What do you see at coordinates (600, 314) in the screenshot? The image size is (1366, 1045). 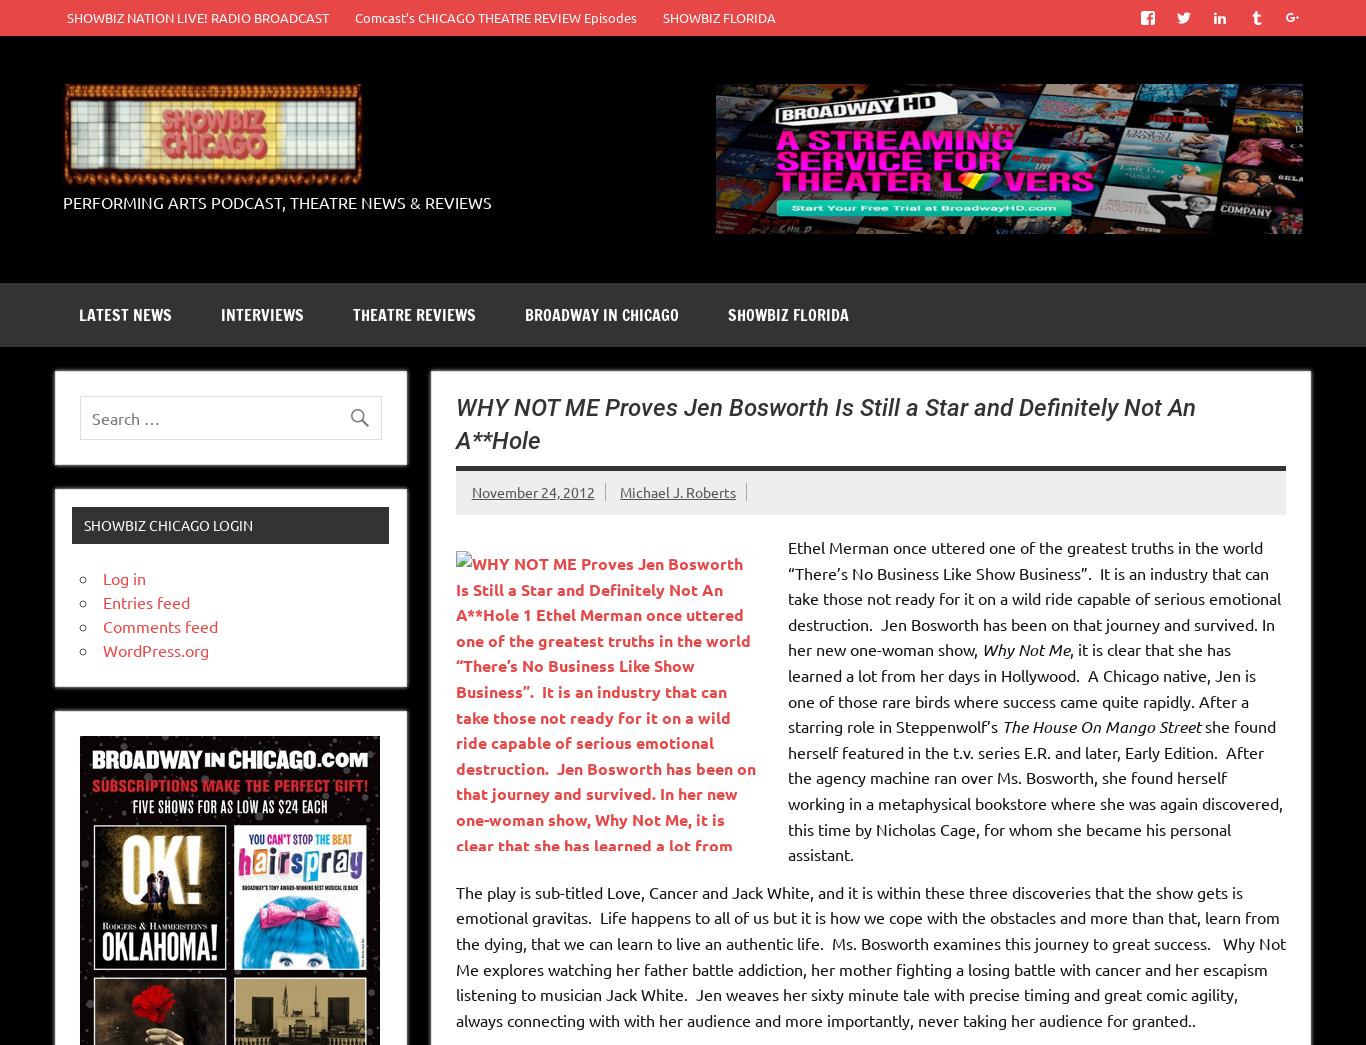 I see `'Broadway In Chicago'` at bounding box center [600, 314].